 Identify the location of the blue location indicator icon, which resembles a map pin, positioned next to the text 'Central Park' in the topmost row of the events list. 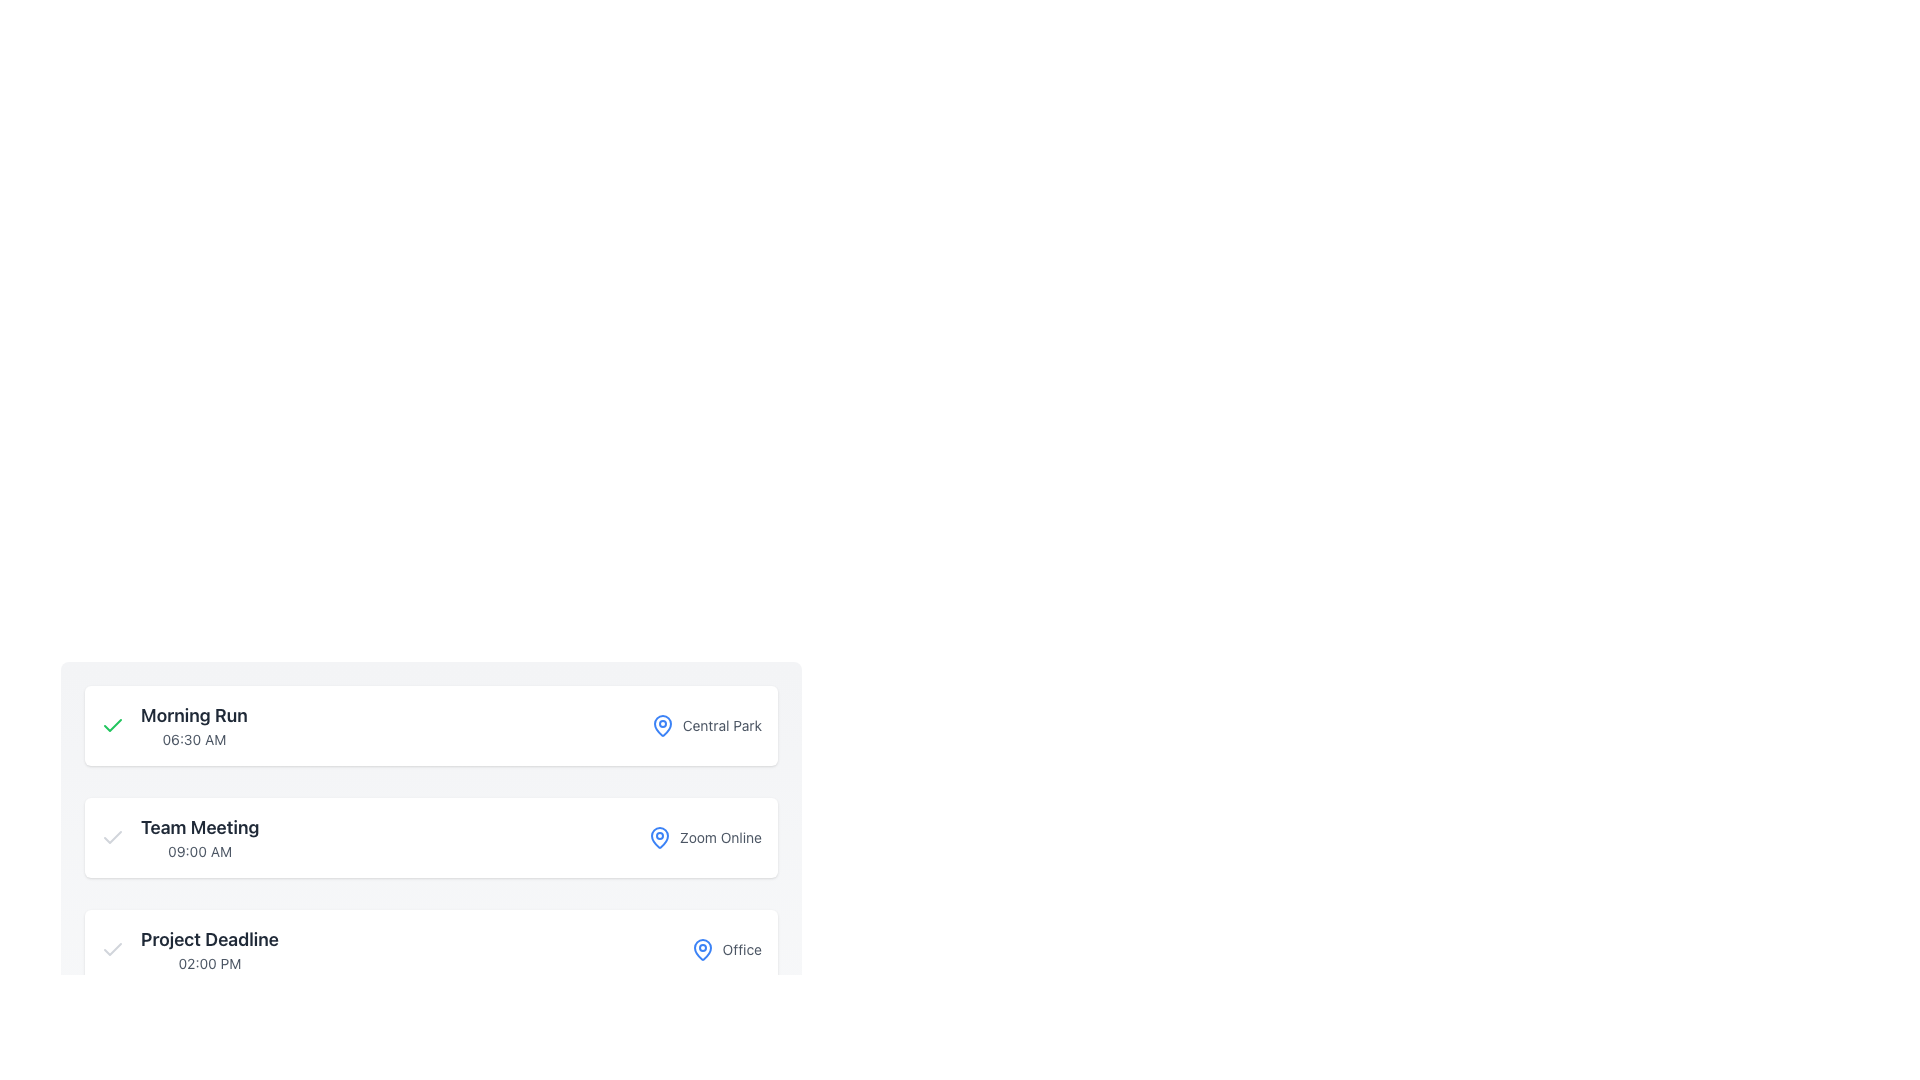
(662, 725).